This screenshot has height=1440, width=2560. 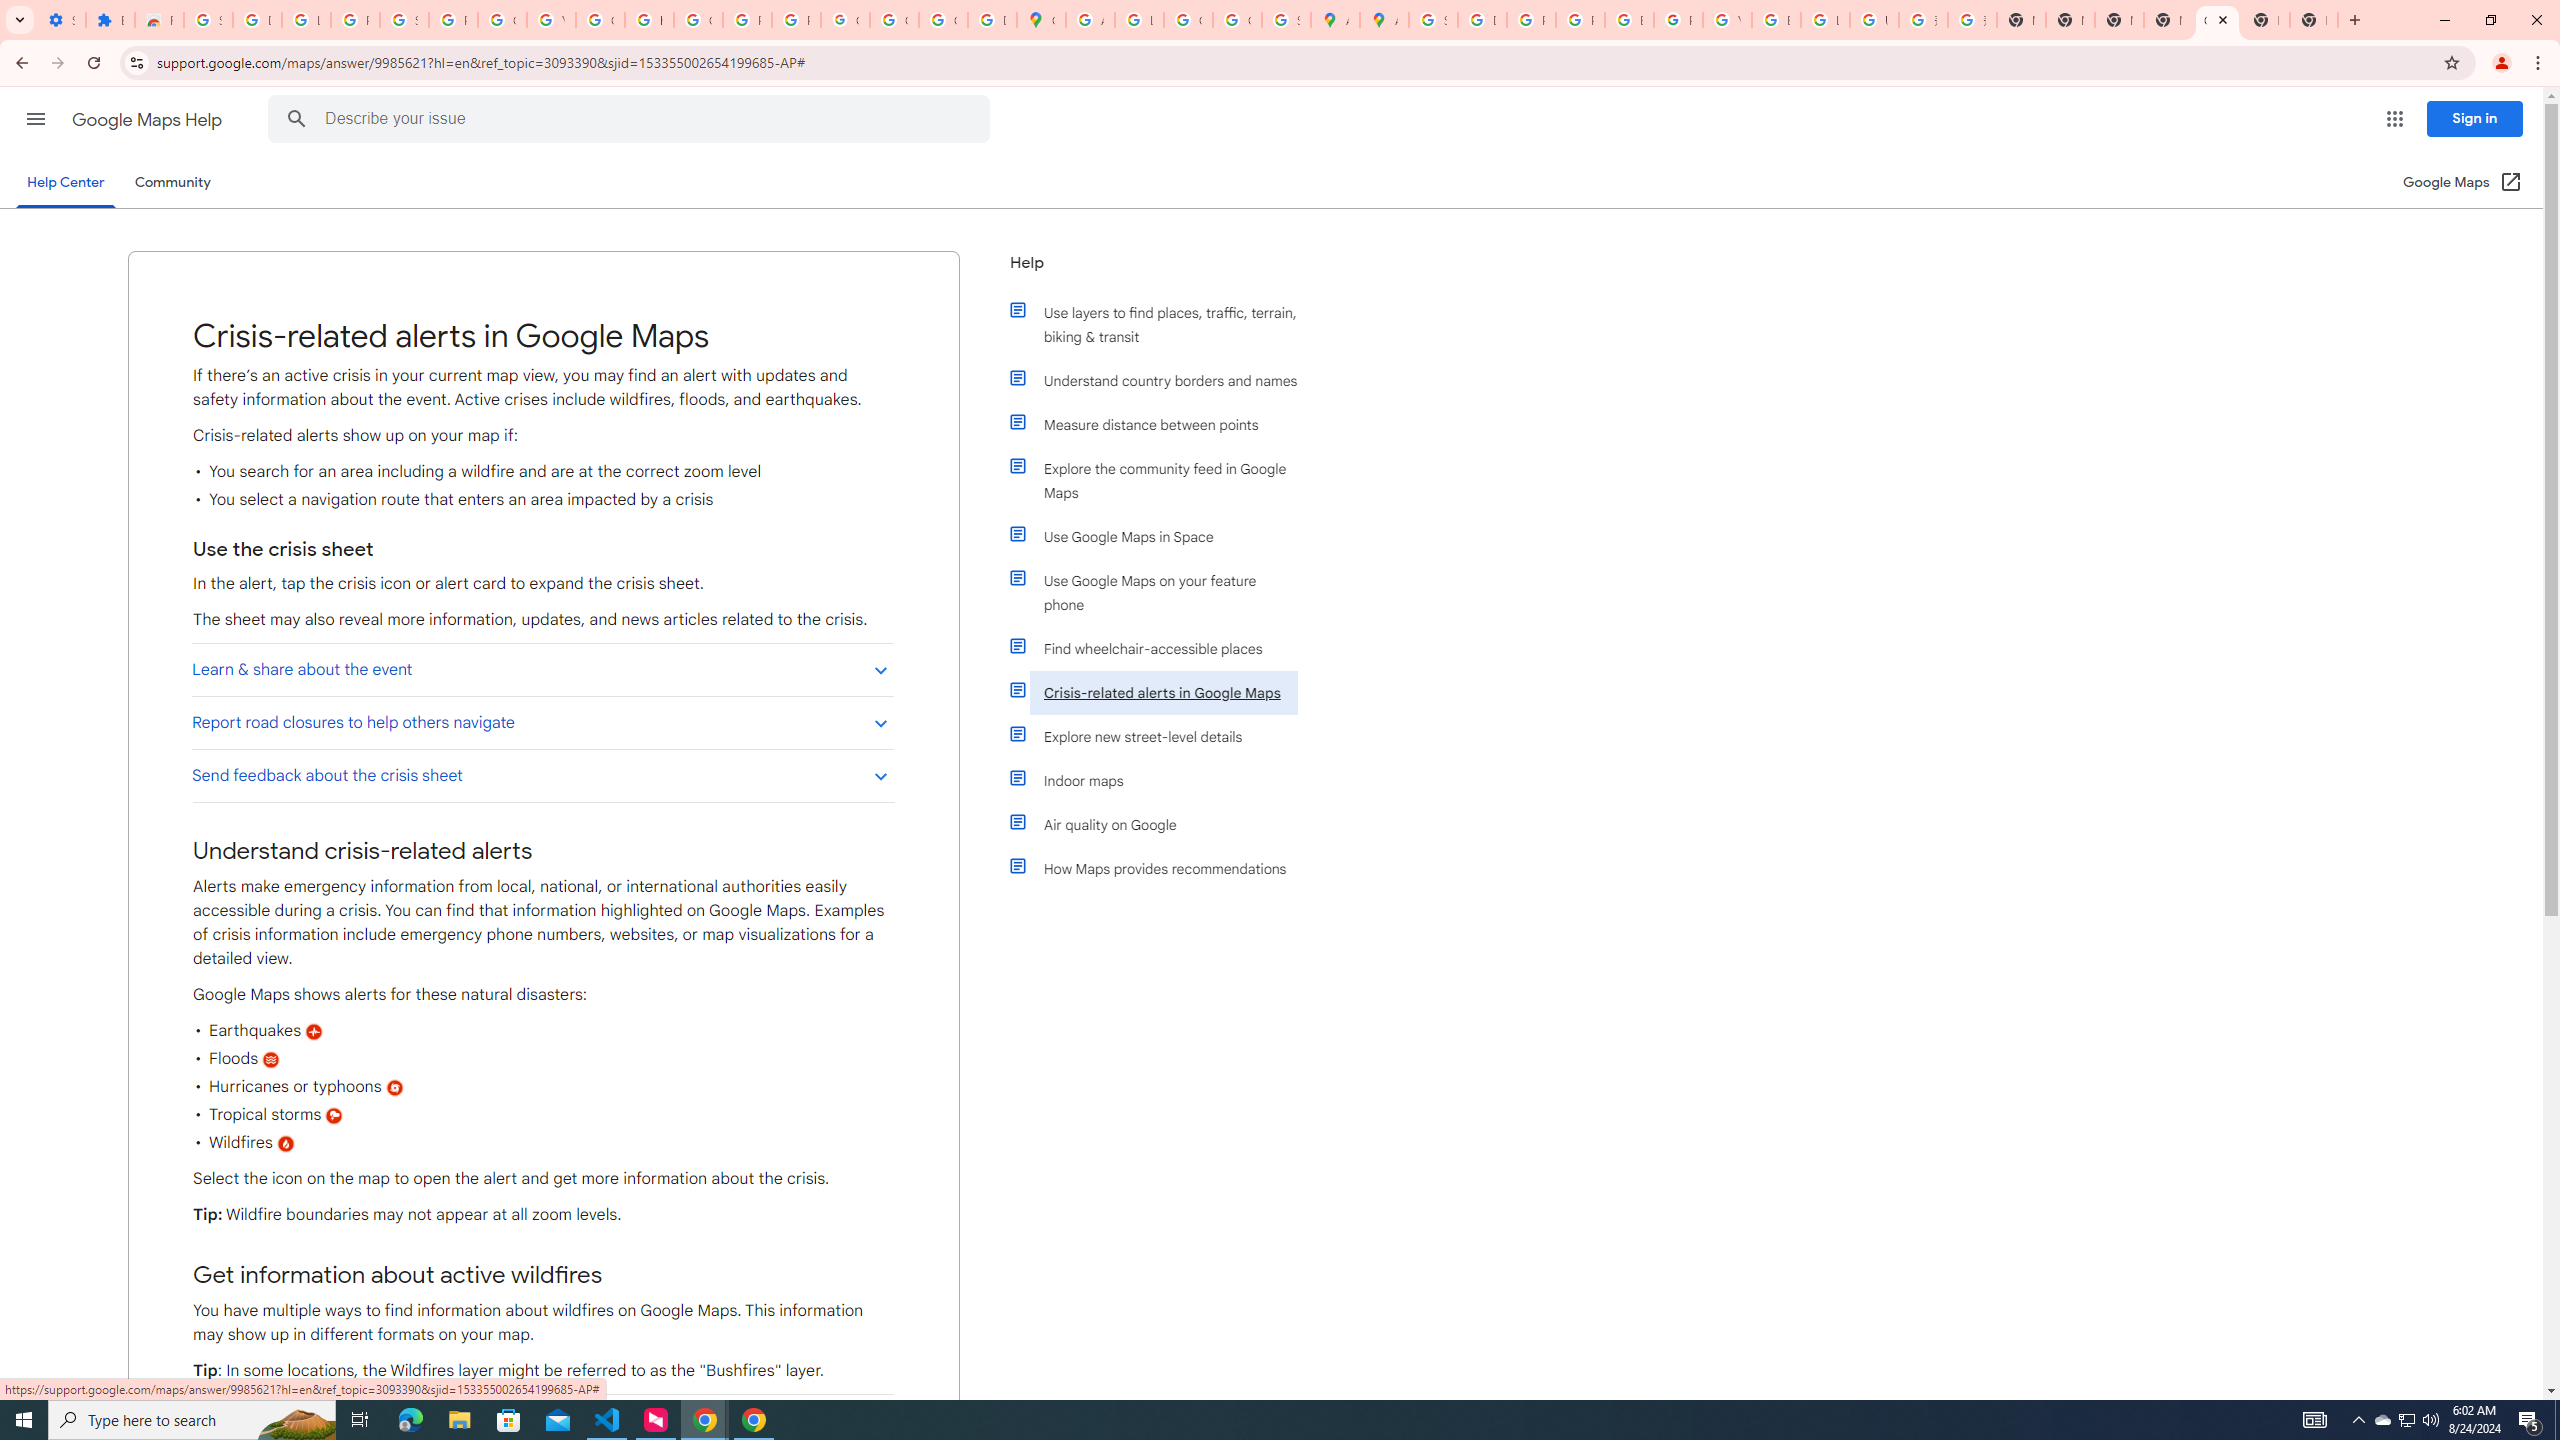 What do you see at coordinates (295, 118) in the screenshot?
I see `'Search Help Center'` at bounding box center [295, 118].